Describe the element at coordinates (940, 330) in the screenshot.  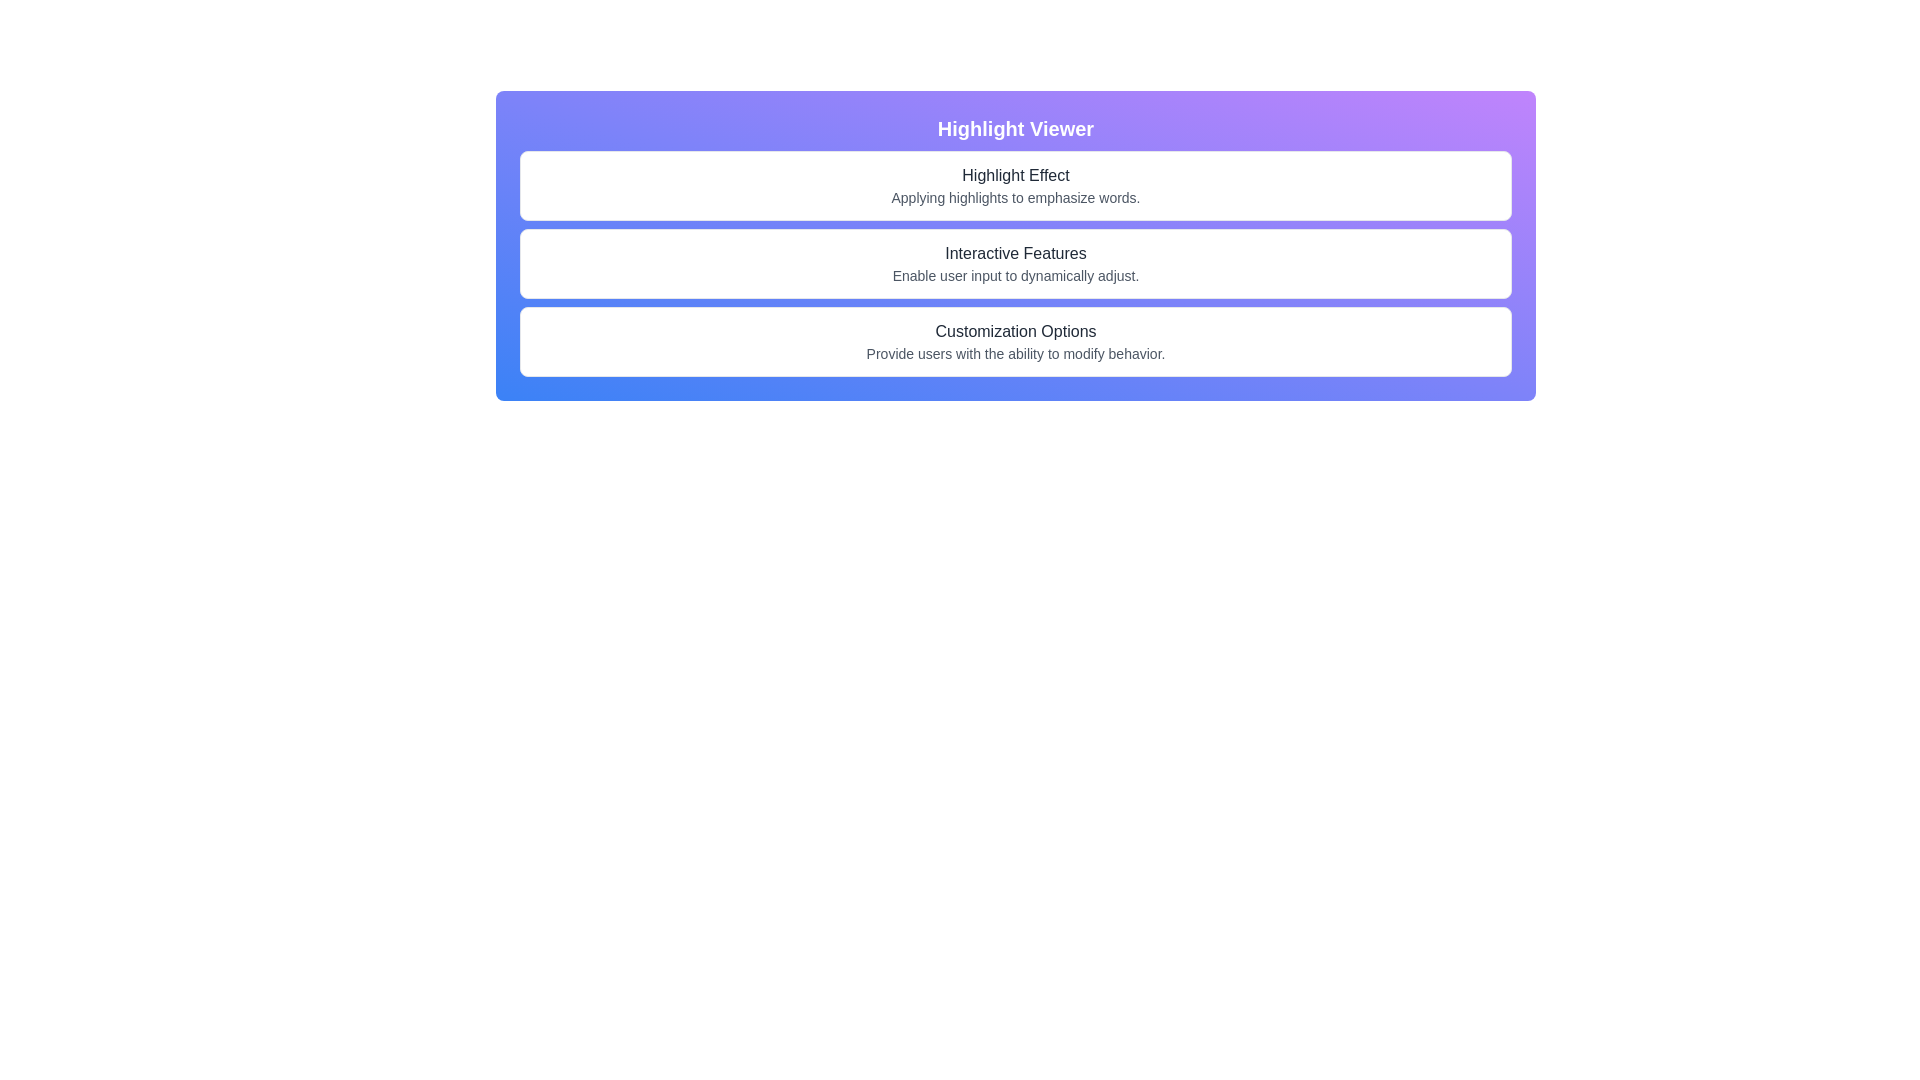
I see `the character 'C' in the text 'Customization Options' by moving the cursor to its position` at that location.